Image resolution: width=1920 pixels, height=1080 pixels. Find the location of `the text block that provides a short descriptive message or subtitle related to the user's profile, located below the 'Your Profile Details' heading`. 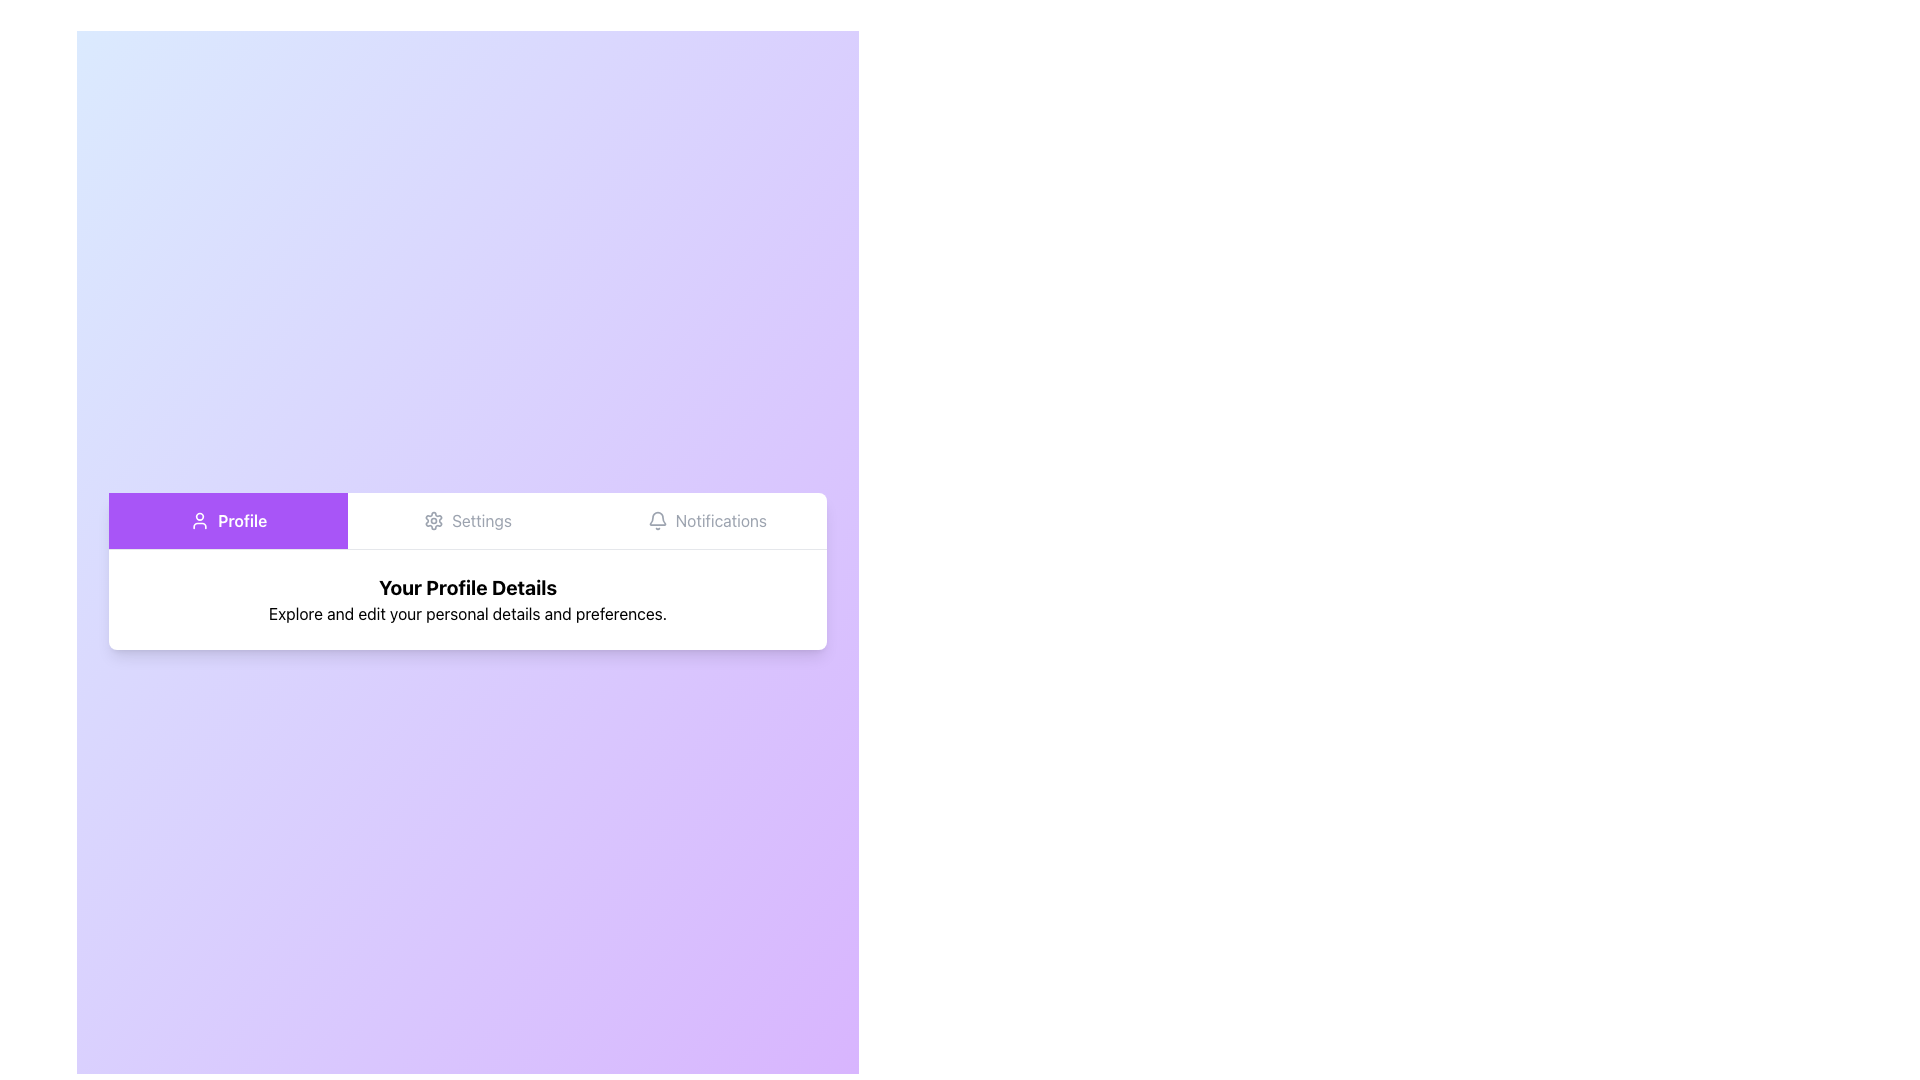

the text block that provides a short descriptive message or subtitle related to the user's profile, located below the 'Your Profile Details' heading is located at coordinates (466, 612).